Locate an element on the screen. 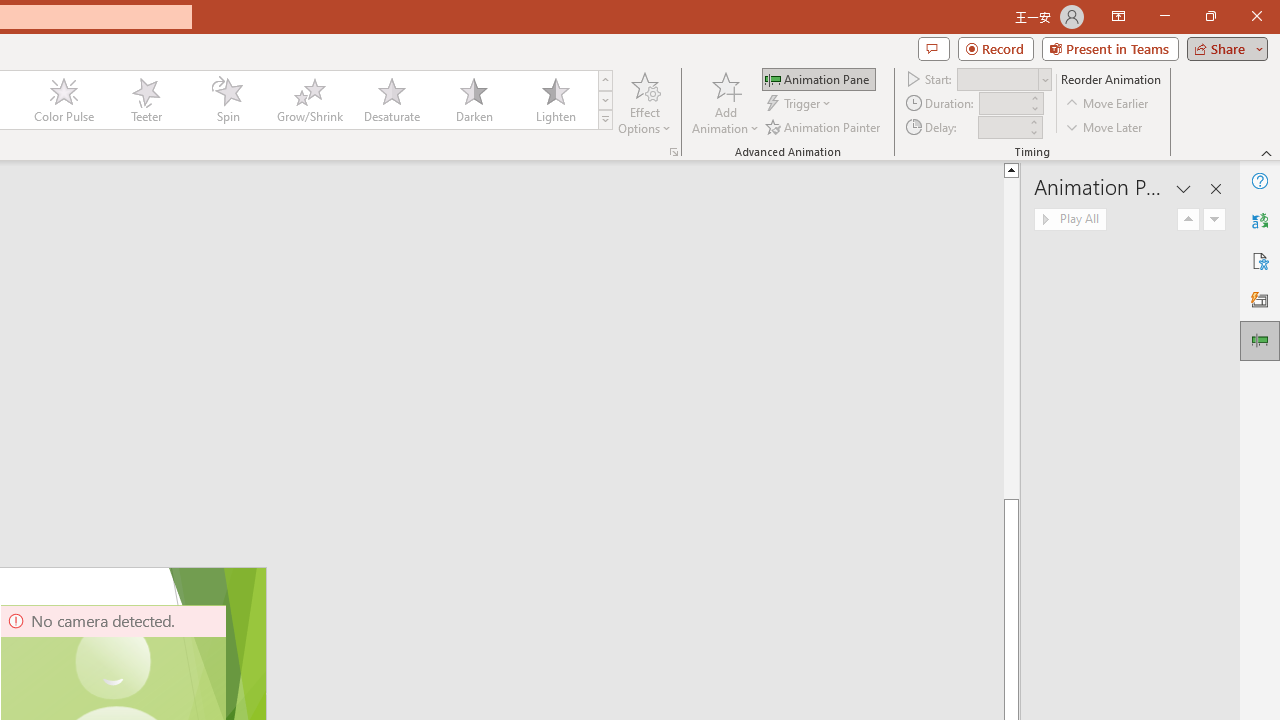 Image resolution: width=1280 pixels, height=720 pixels. 'Effect Options' is located at coordinates (645, 103).